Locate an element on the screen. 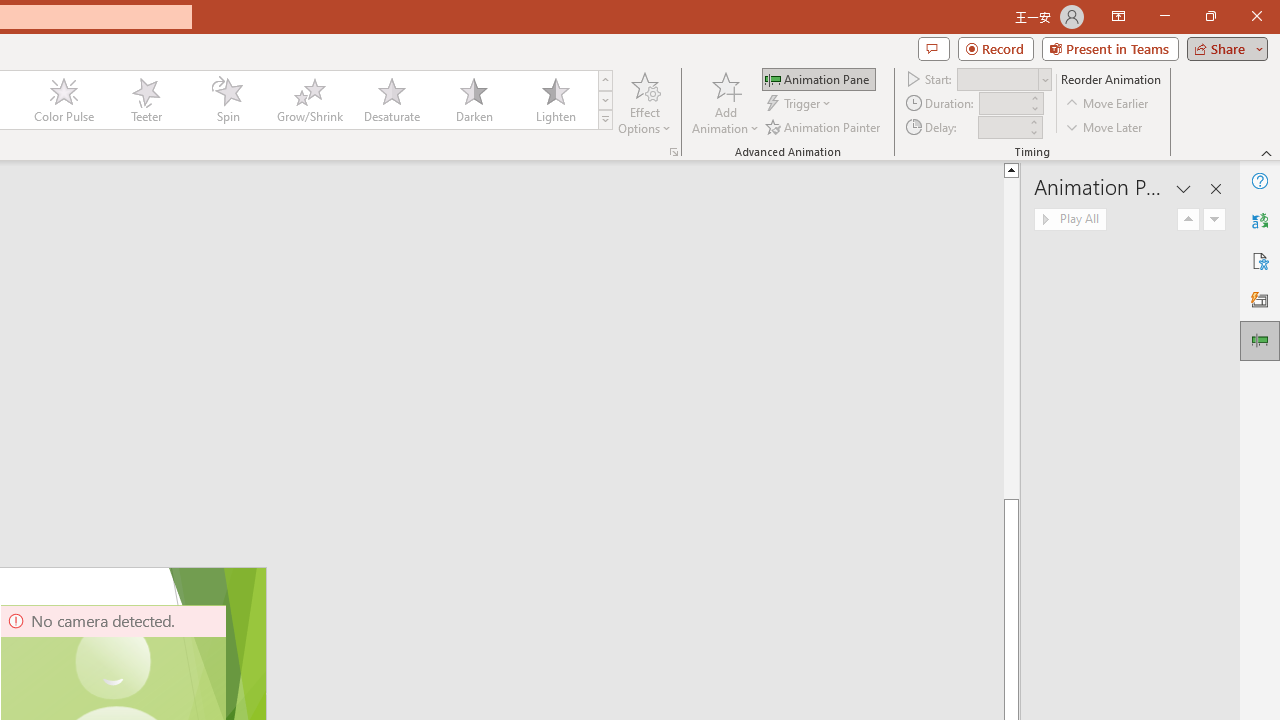 Image resolution: width=1280 pixels, height=720 pixels. 'Effect Options' is located at coordinates (645, 103).